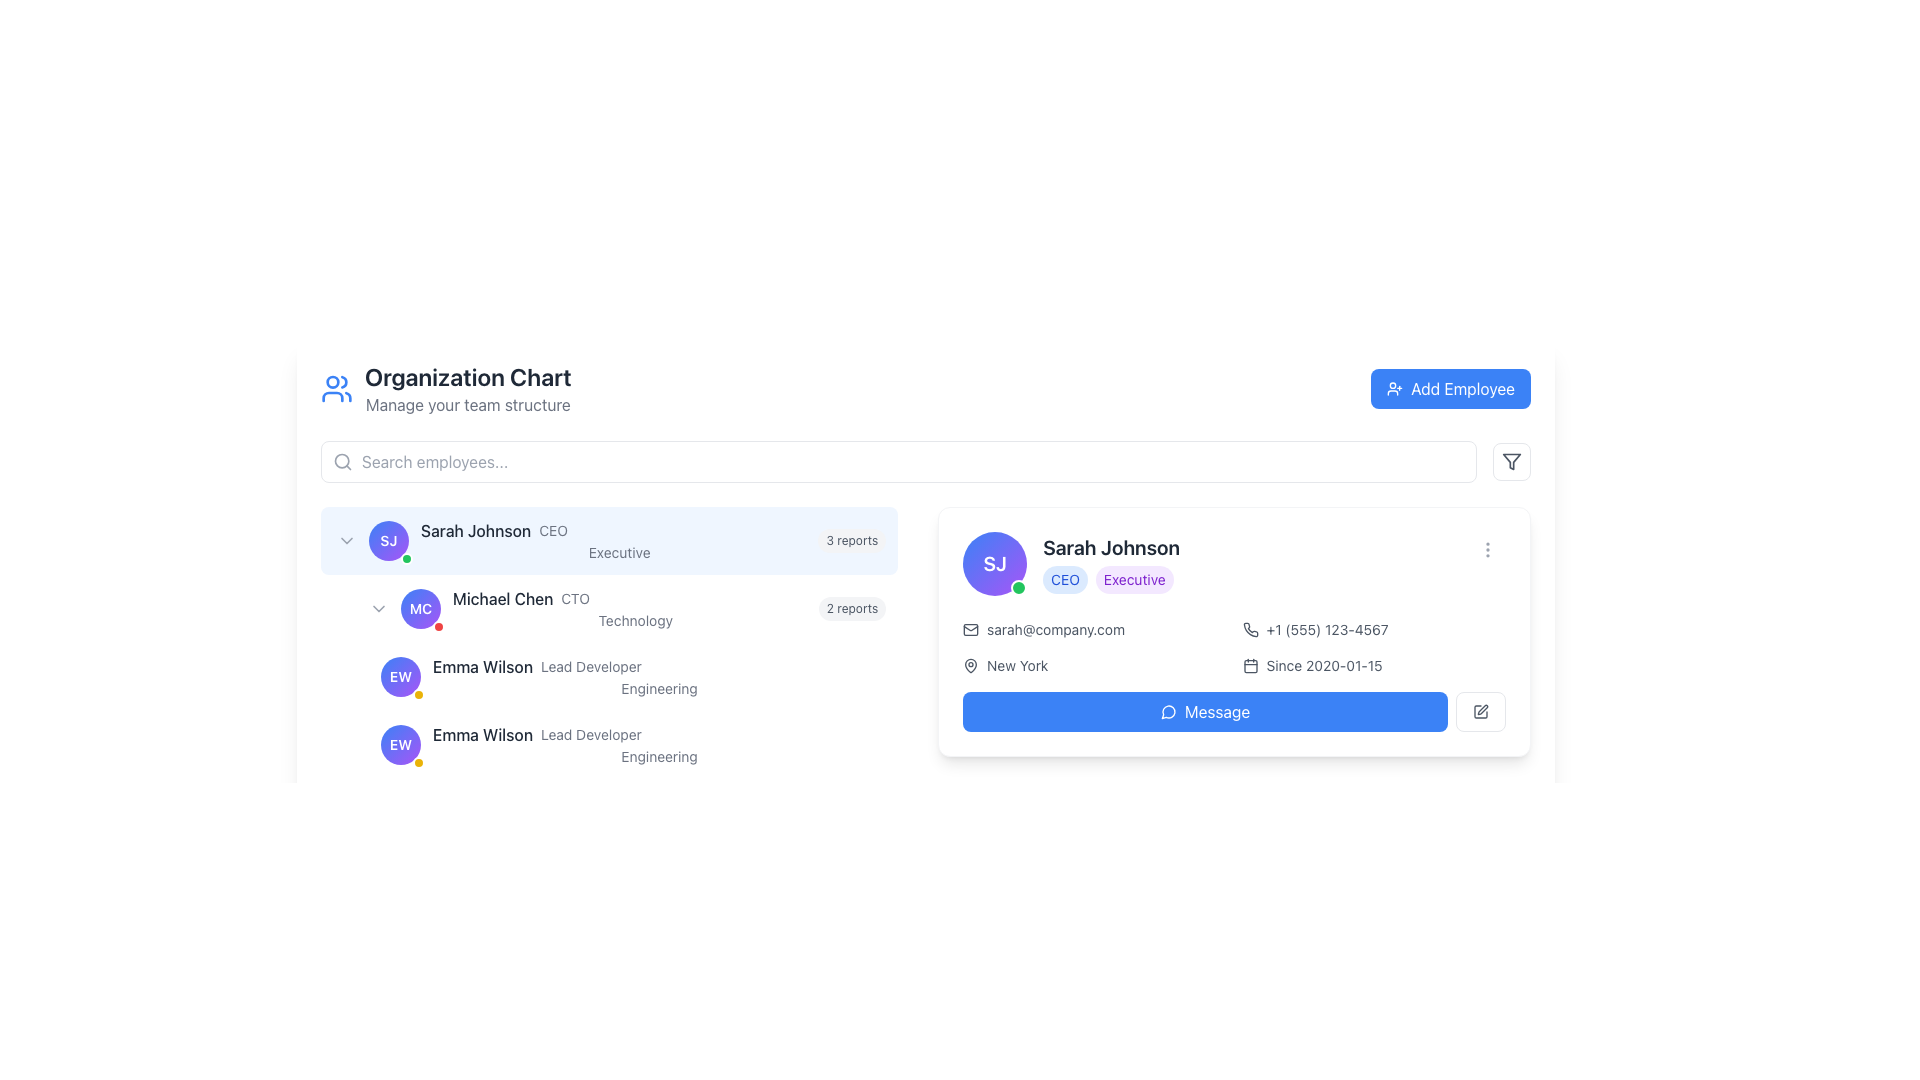  What do you see at coordinates (346, 540) in the screenshot?
I see `the downward-pointing chevron icon button` at bounding box center [346, 540].